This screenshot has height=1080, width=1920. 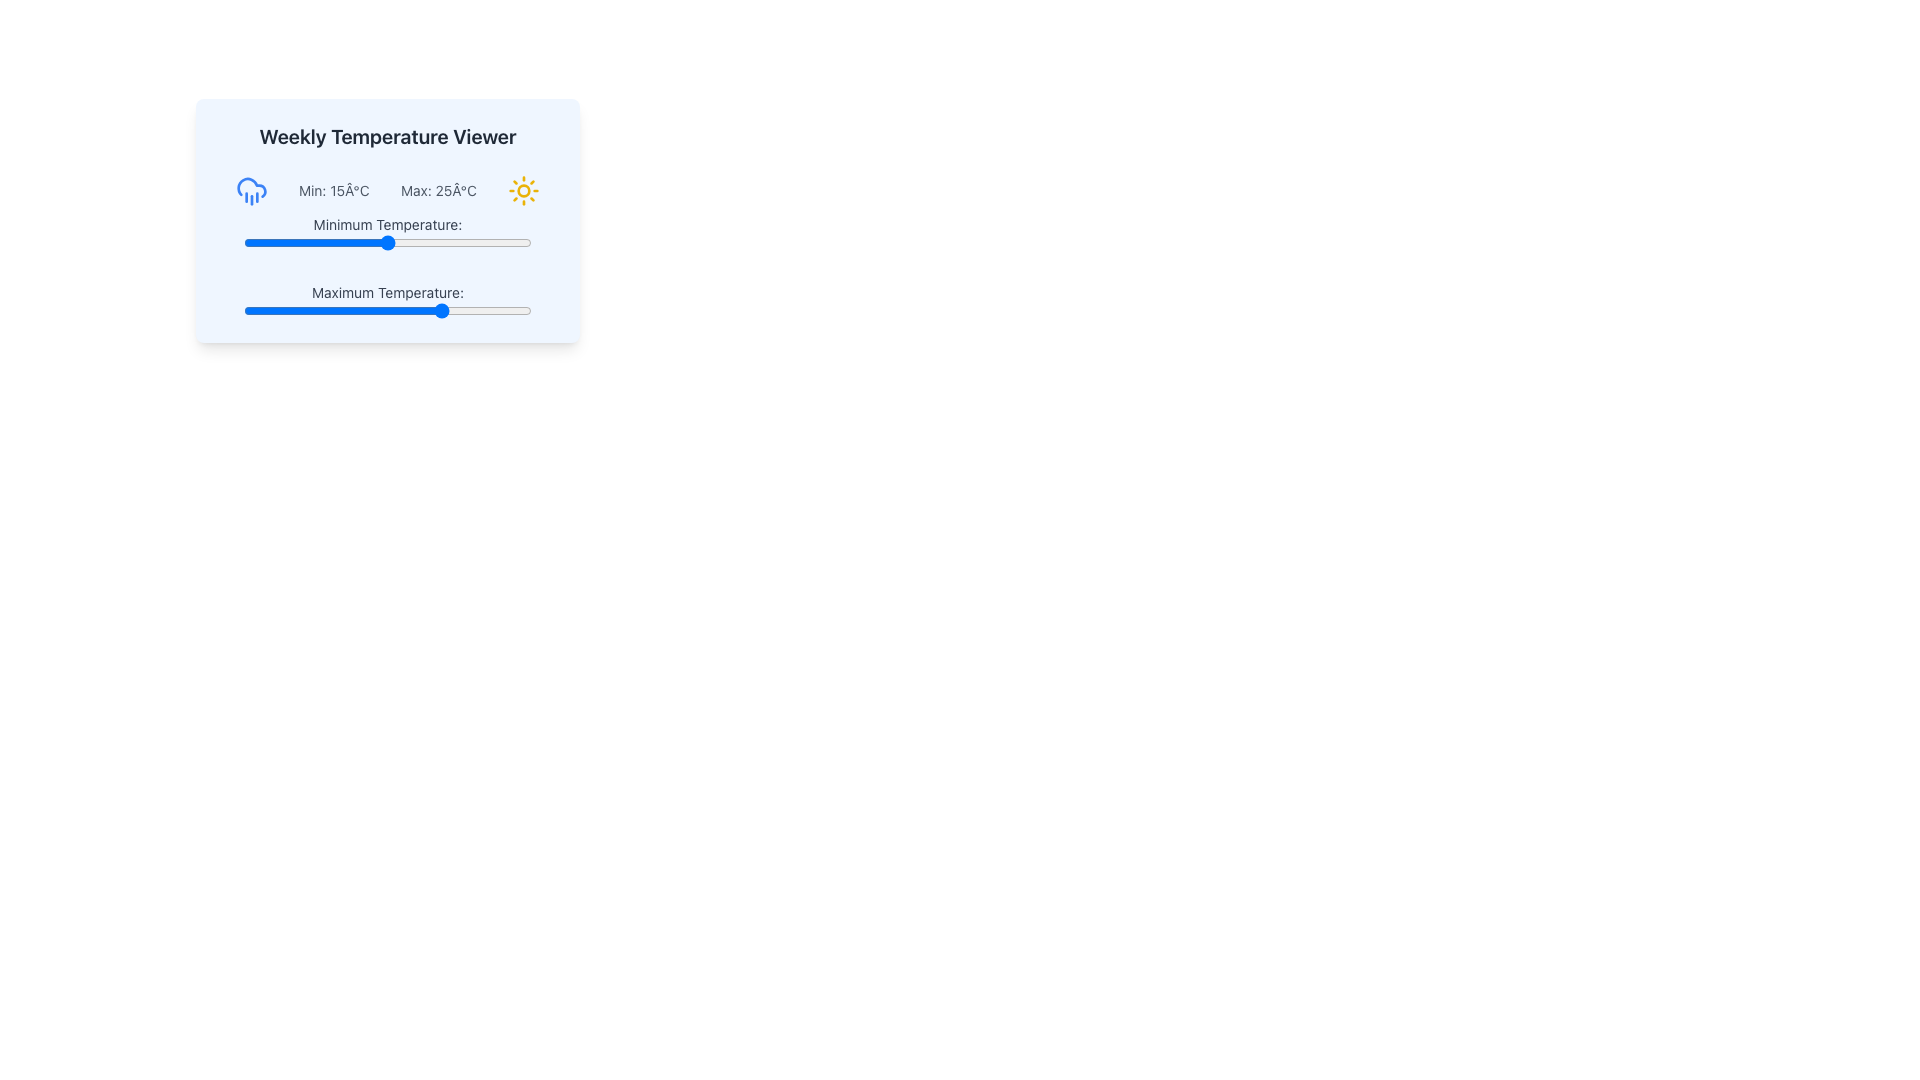 I want to click on the minimum temperature, so click(x=317, y=242).